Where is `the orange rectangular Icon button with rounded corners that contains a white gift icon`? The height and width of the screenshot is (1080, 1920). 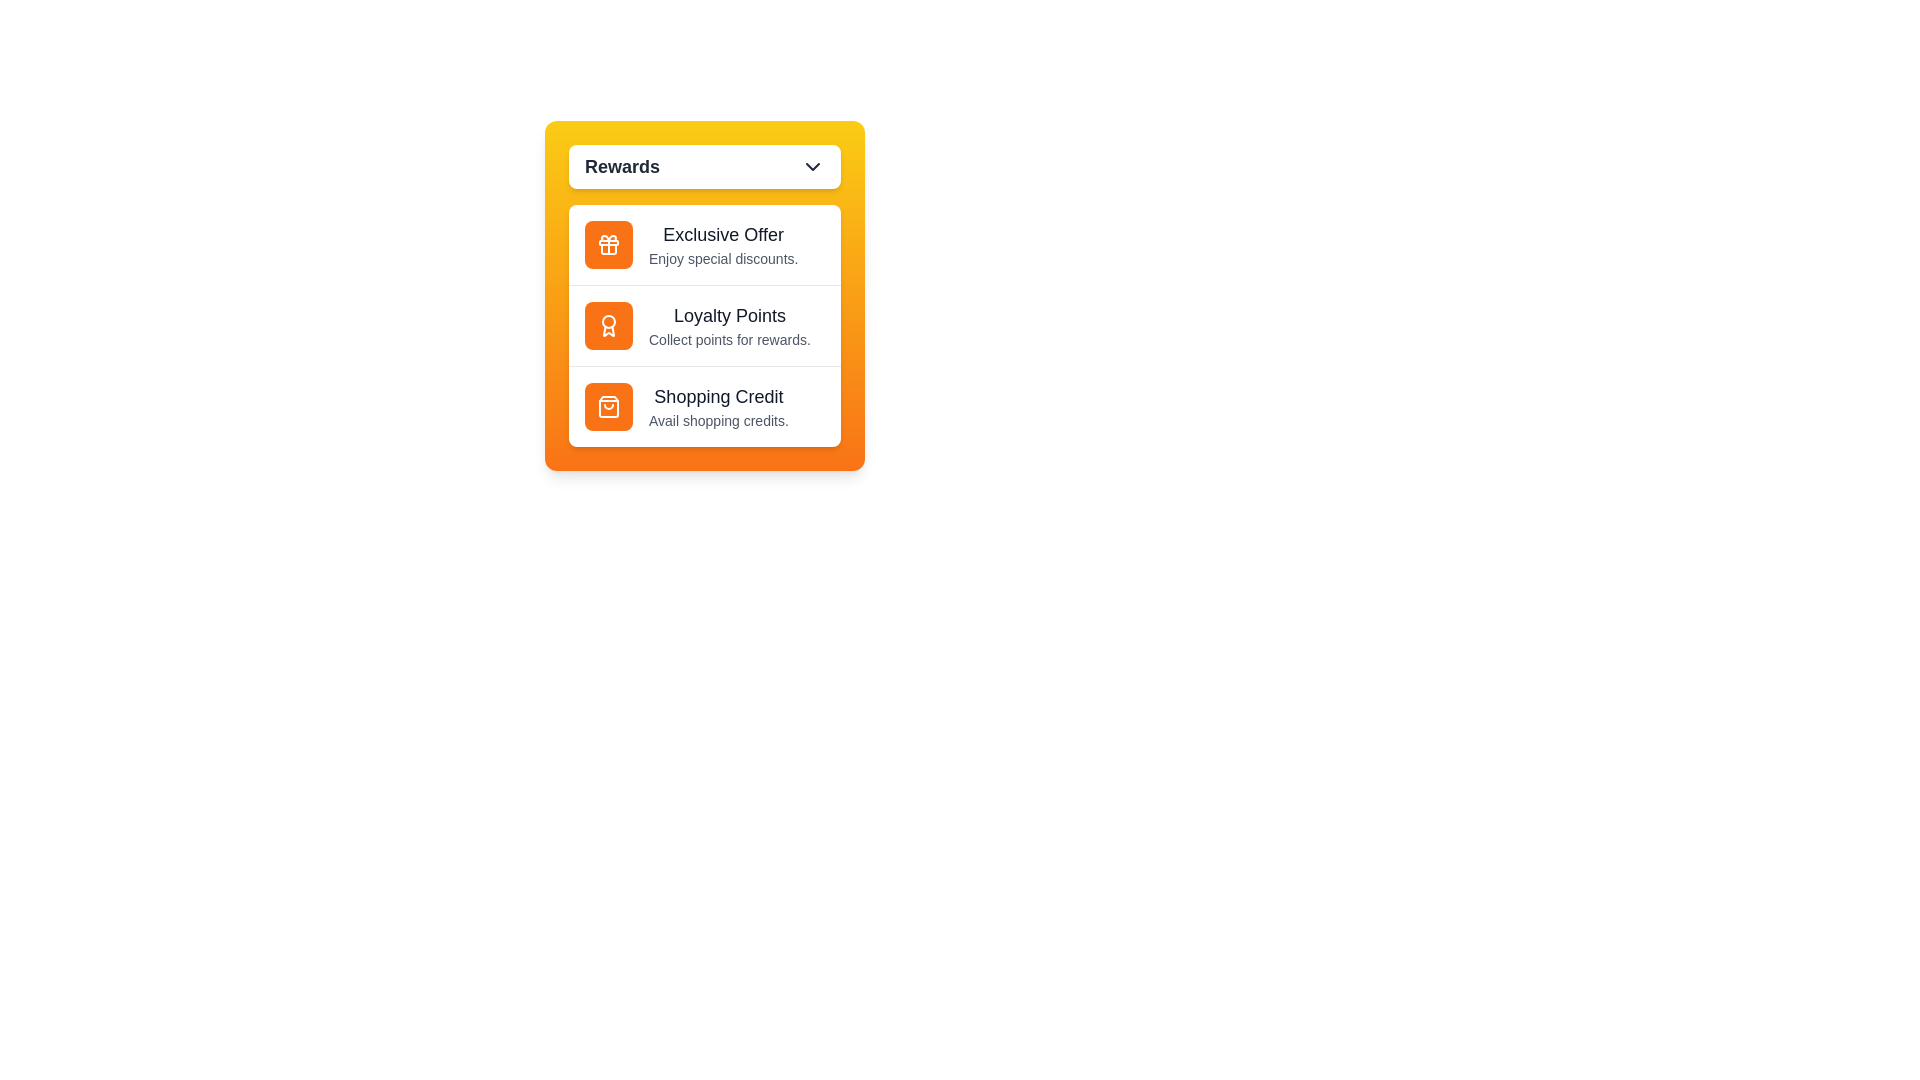
the orange rectangular Icon button with rounded corners that contains a white gift icon is located at coordinates (608, 244).